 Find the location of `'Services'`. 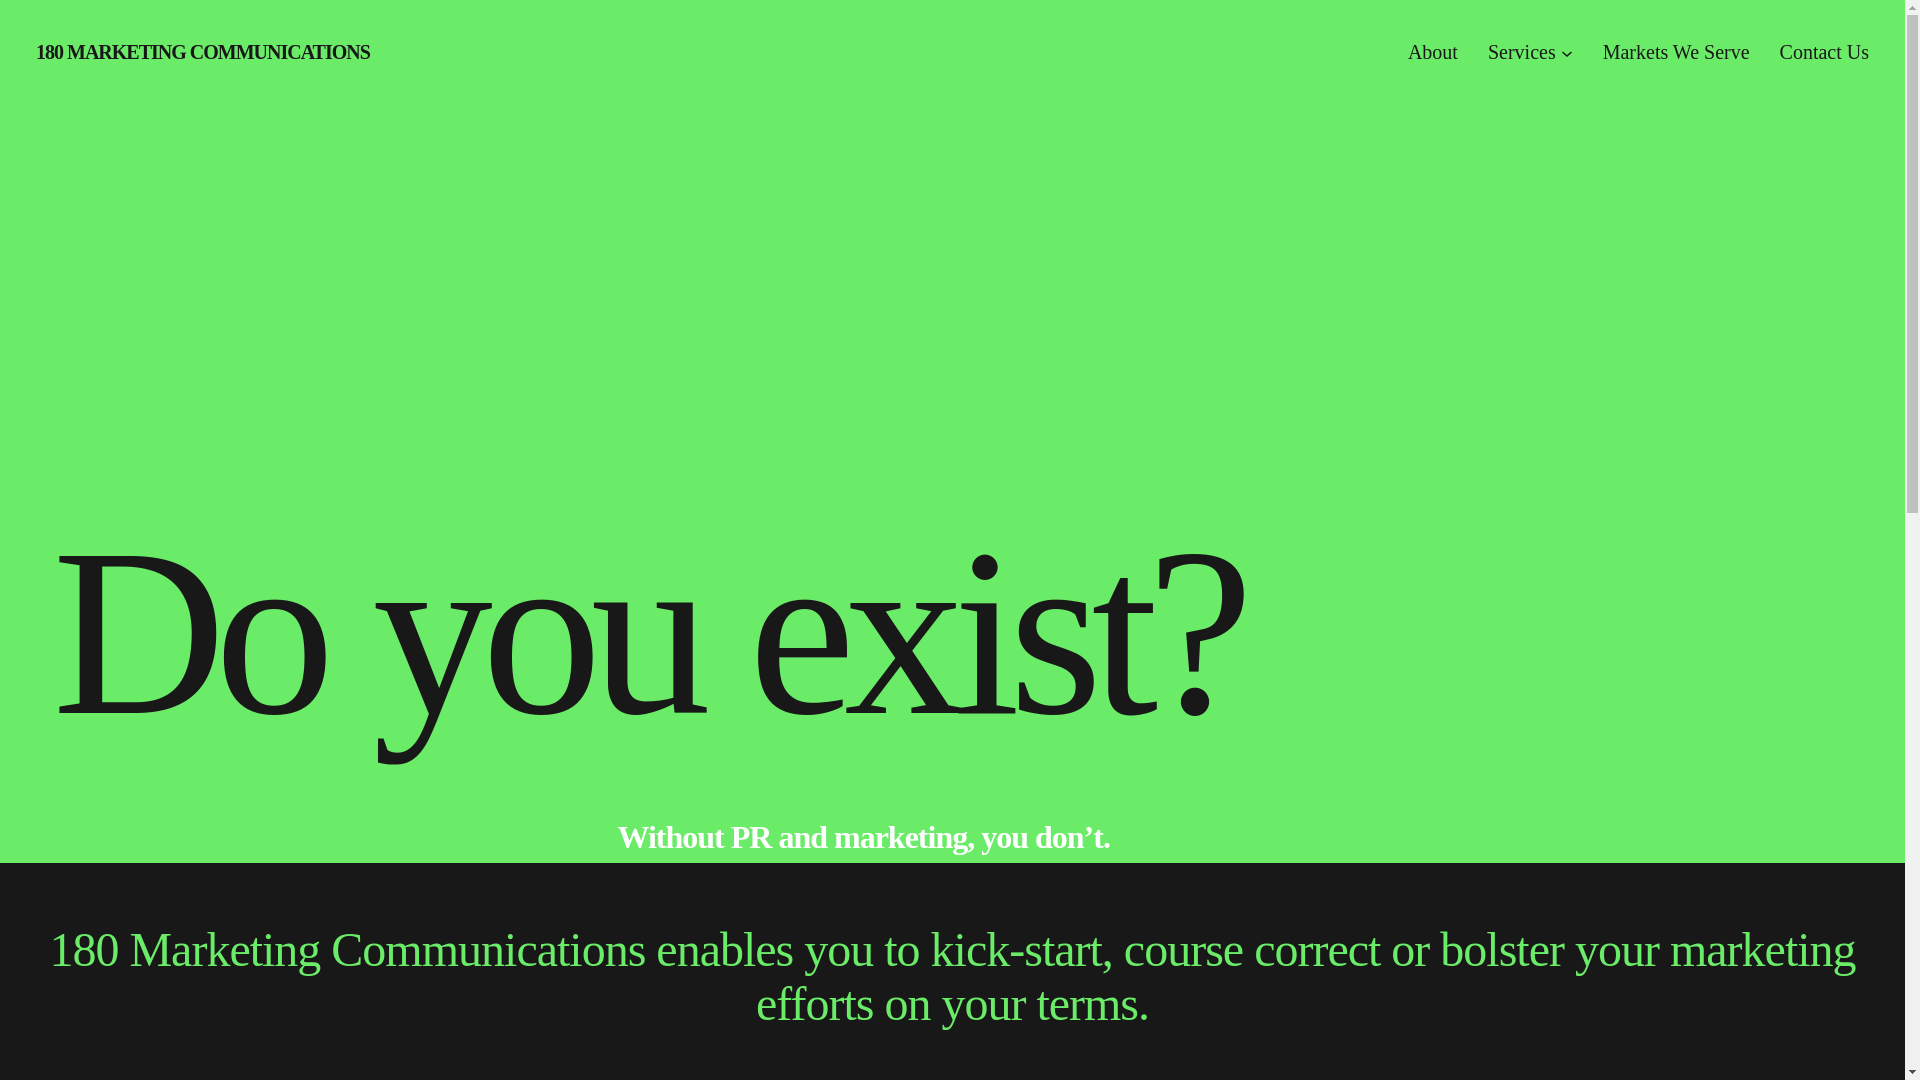

'Services' is located at coordinates (1488, 50).